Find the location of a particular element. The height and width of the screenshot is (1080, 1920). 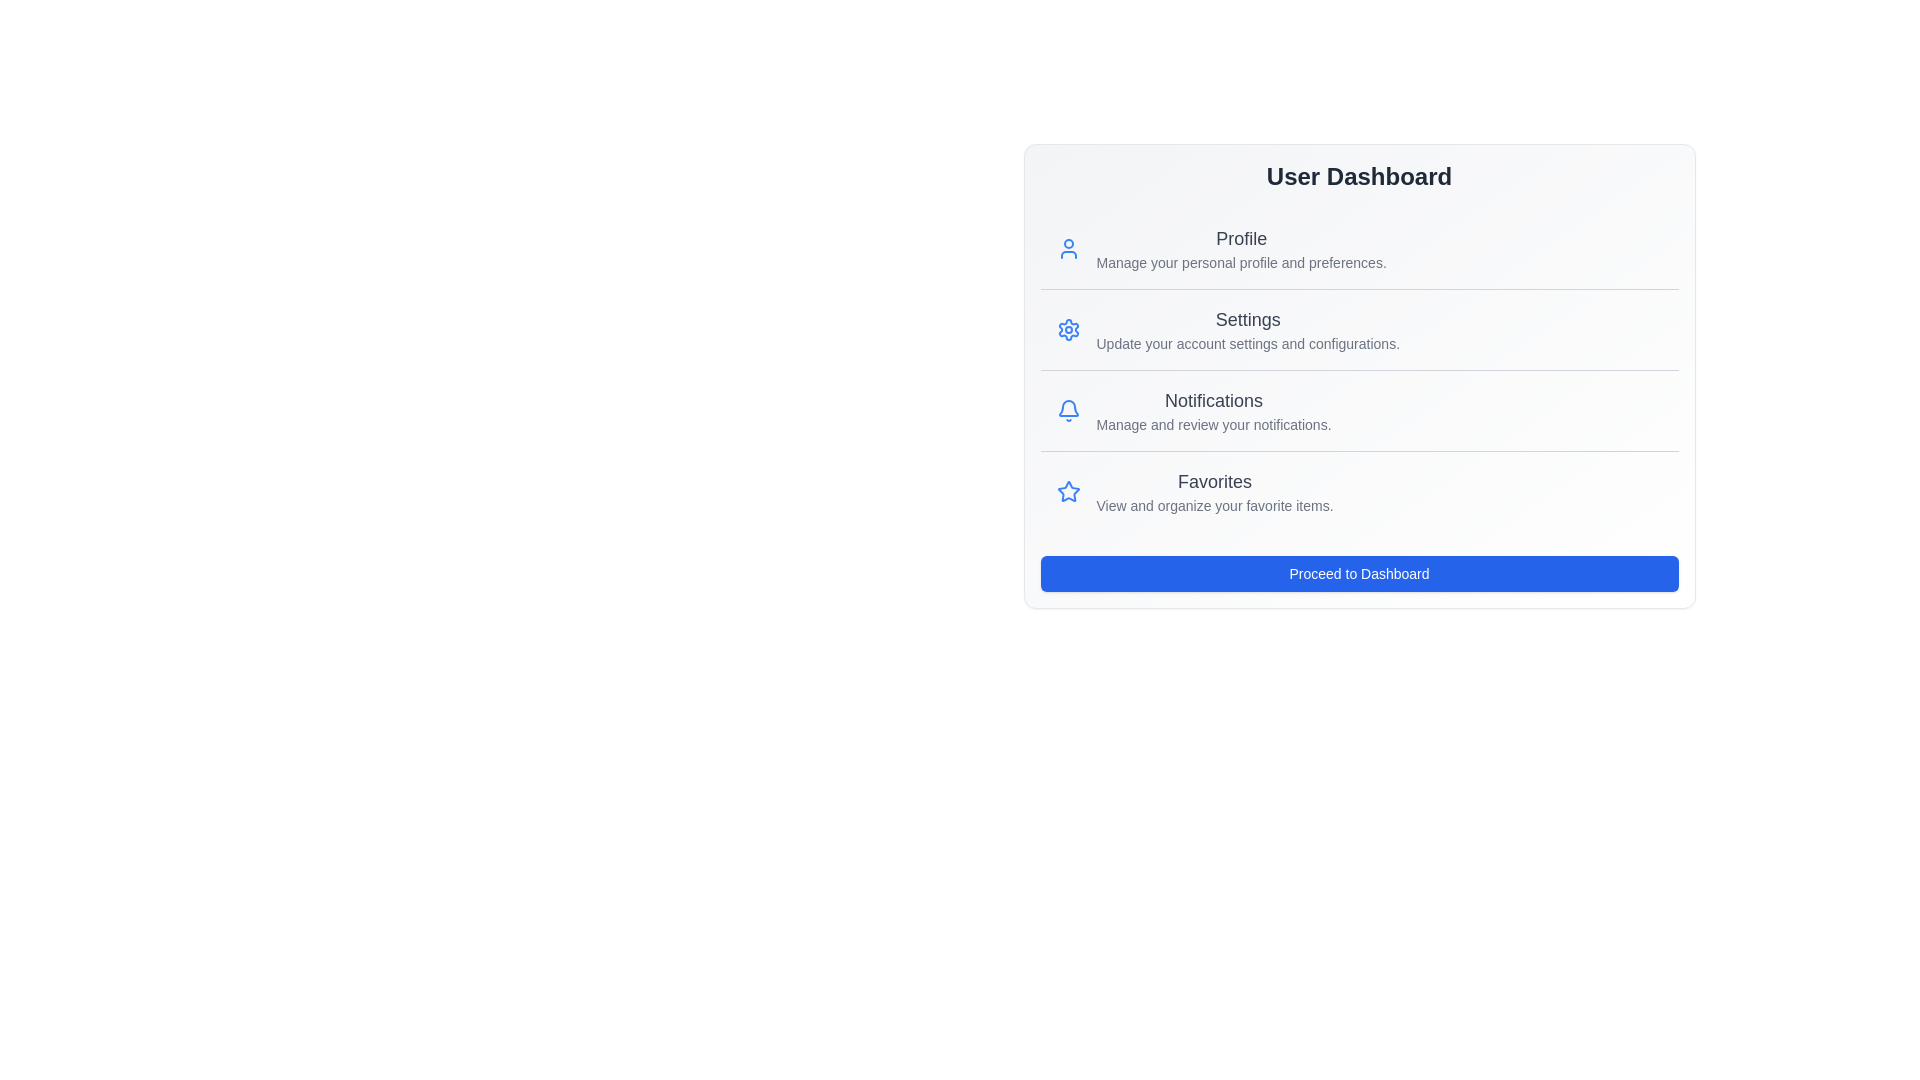

the header text for the 'Settings' section of the user dashboard, which is located between the 'Profile' and 'Notifications' sections is located at coordinates (1247, 319).